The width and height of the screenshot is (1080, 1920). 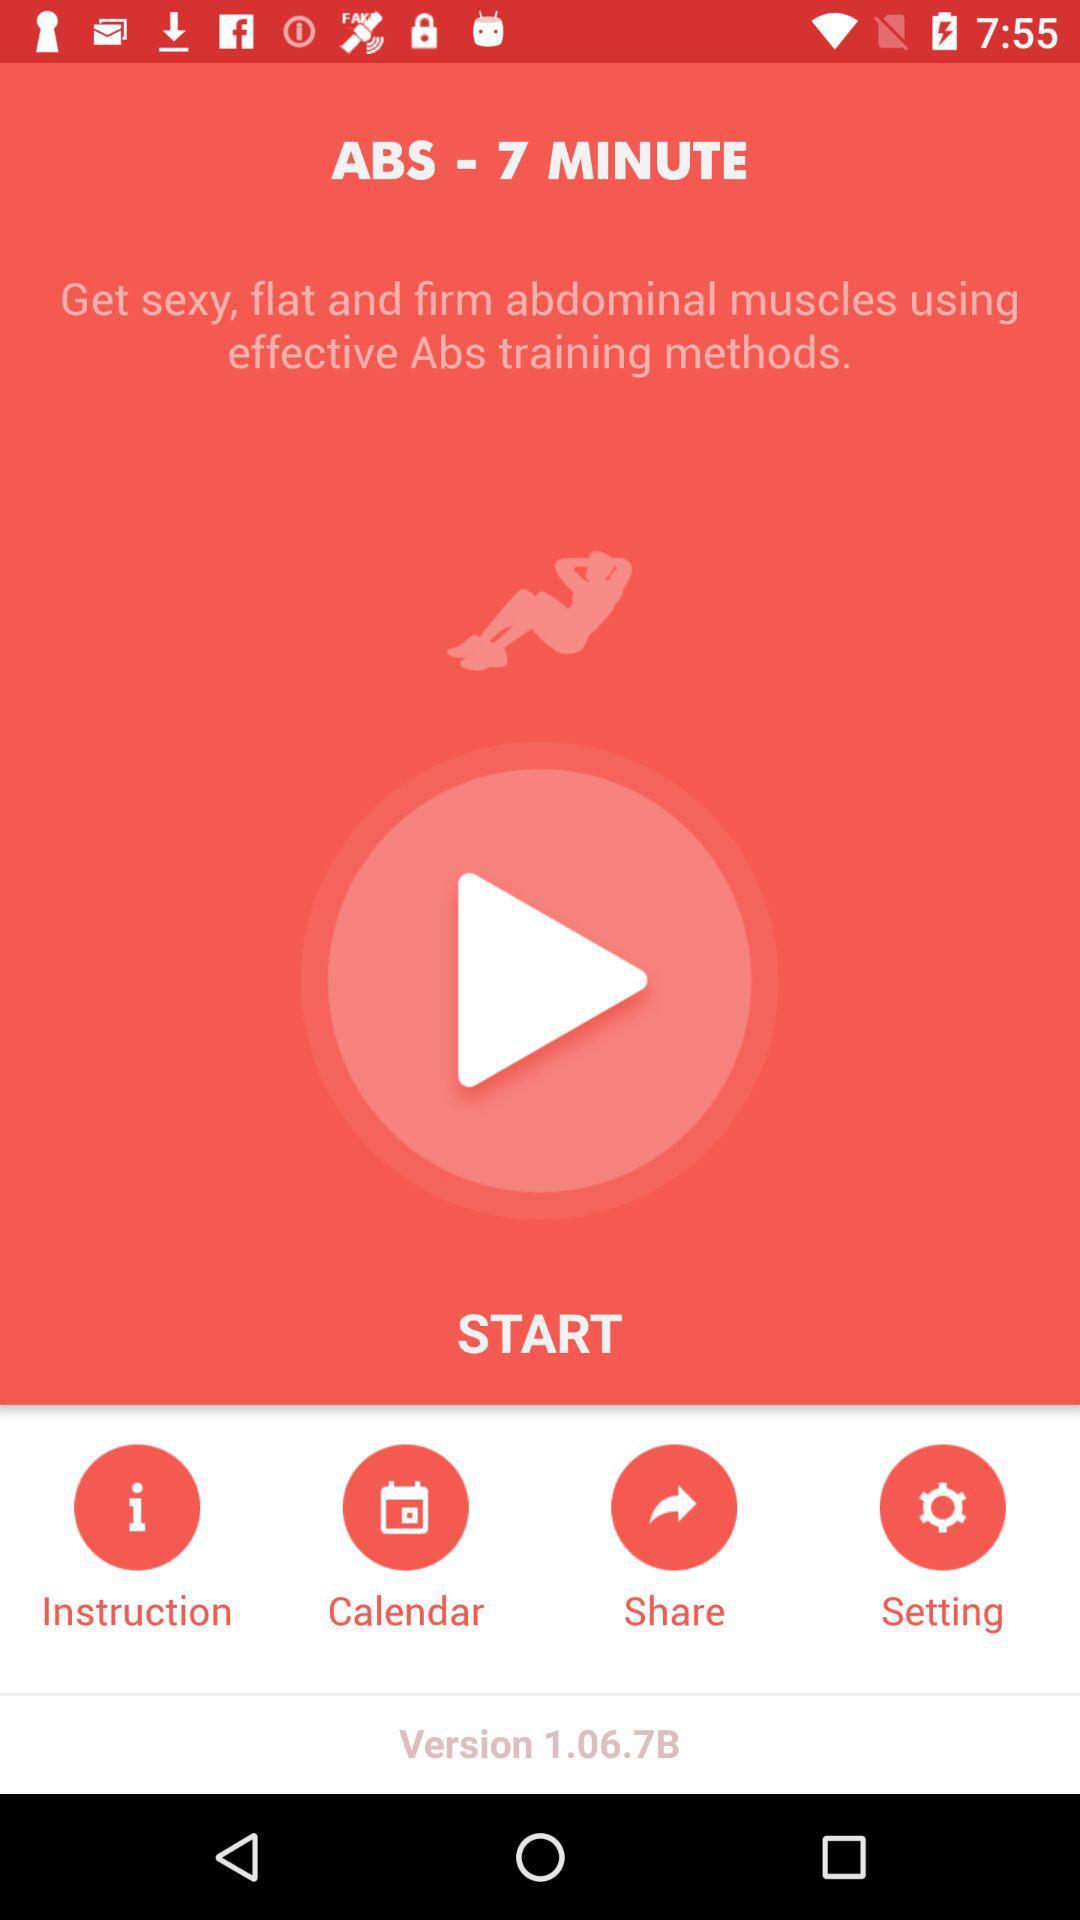 What do you see at coordinates (136, 1539) in the screenshot?
I see `instruction item` at bounding box center [136, 1539].